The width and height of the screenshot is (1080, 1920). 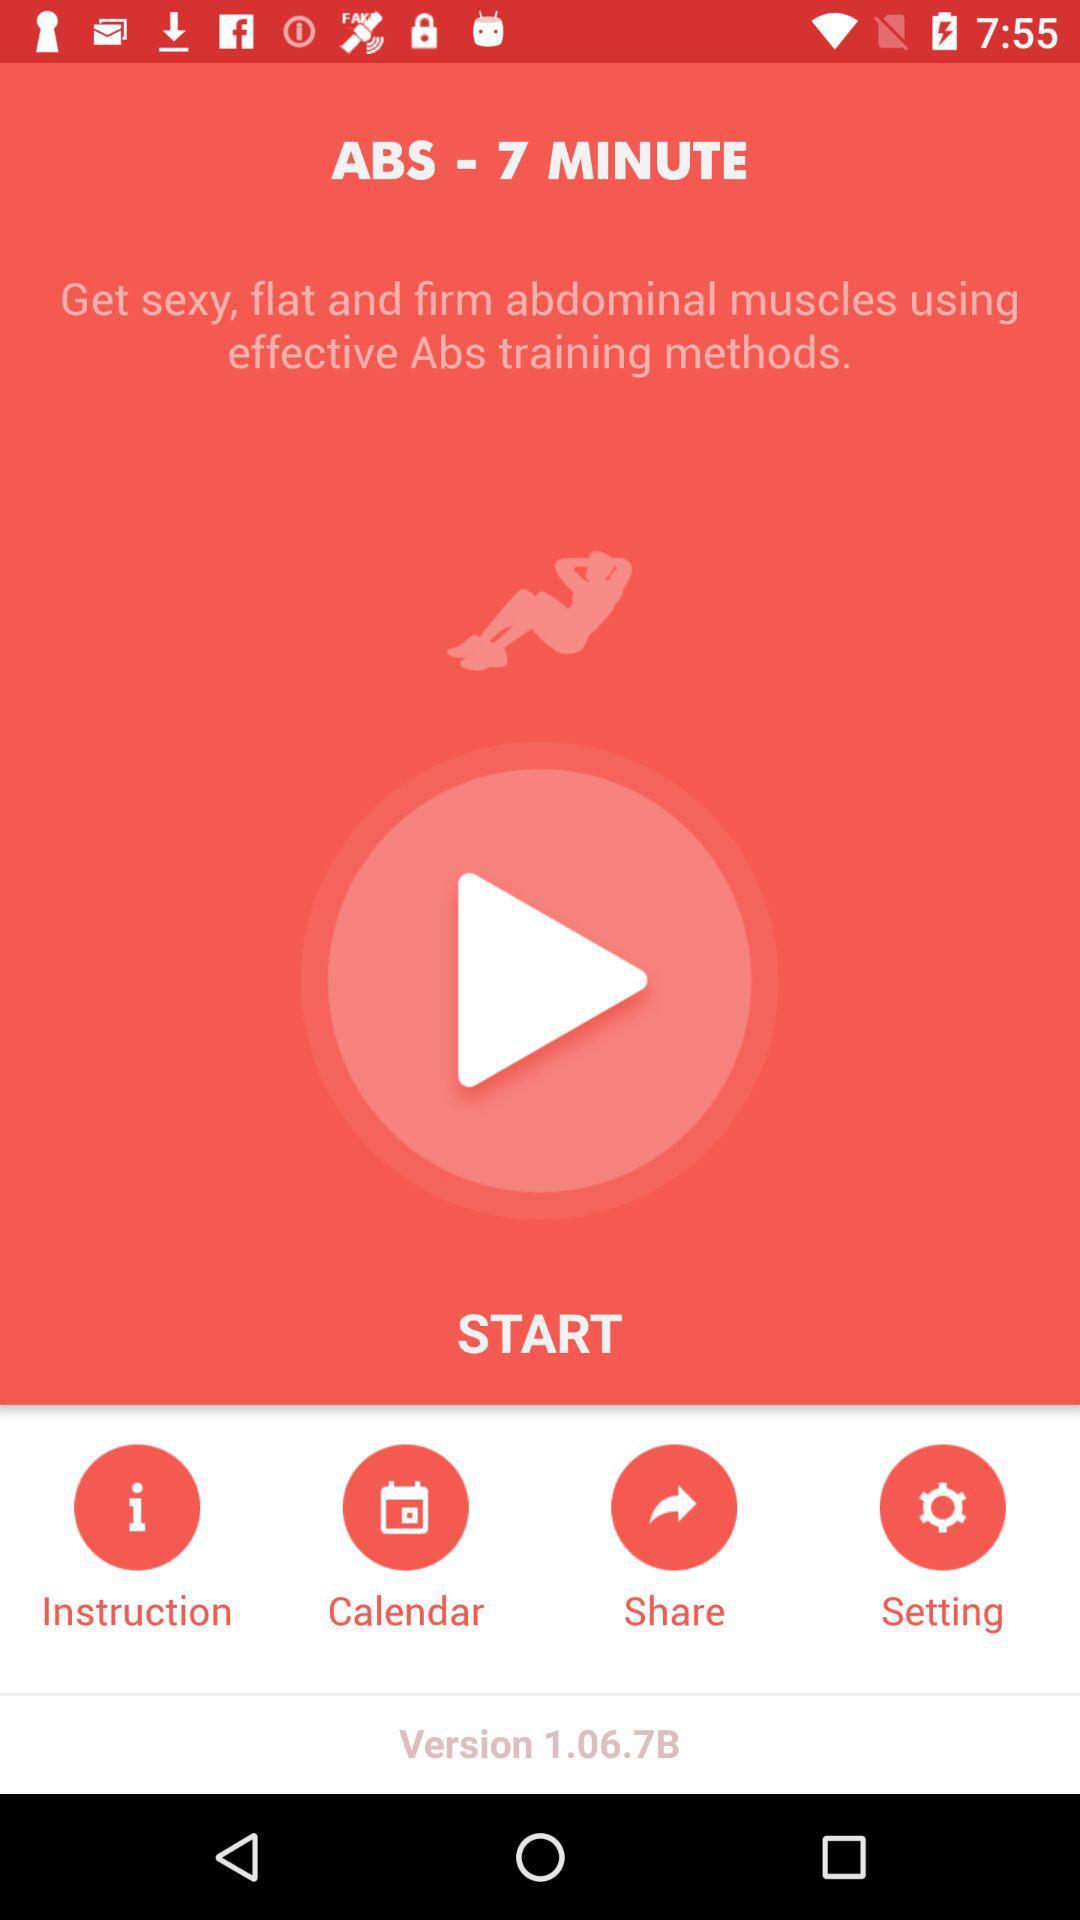 What do you see at coordinates (136, 1539) in the screenshot?
I see `instruction item` at bounding box center [136, 1539].